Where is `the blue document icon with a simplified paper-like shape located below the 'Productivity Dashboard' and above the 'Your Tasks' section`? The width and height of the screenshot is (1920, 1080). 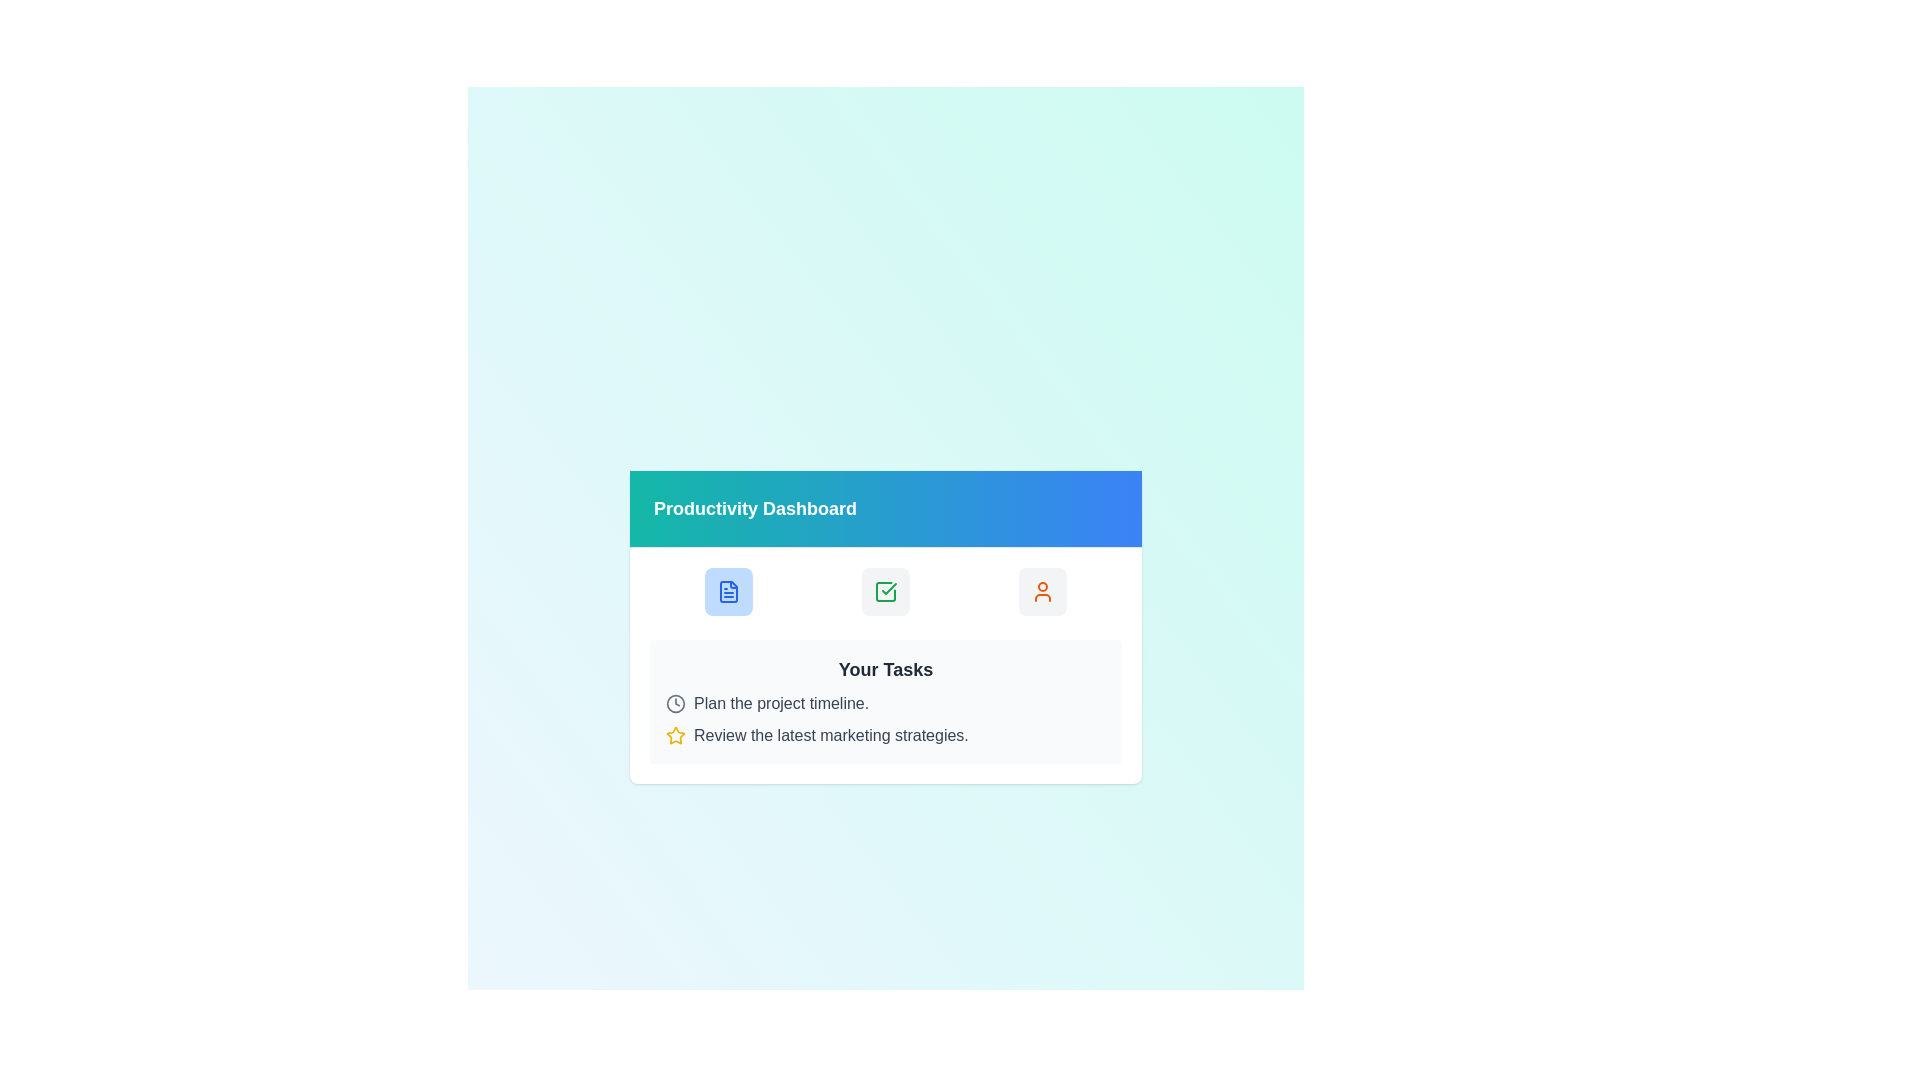 the blue document icon with a simplified paper-like shape located below the 'Productivity Dashboard' and above the 'Your Tasks' section is located at coordinates (727, 590).